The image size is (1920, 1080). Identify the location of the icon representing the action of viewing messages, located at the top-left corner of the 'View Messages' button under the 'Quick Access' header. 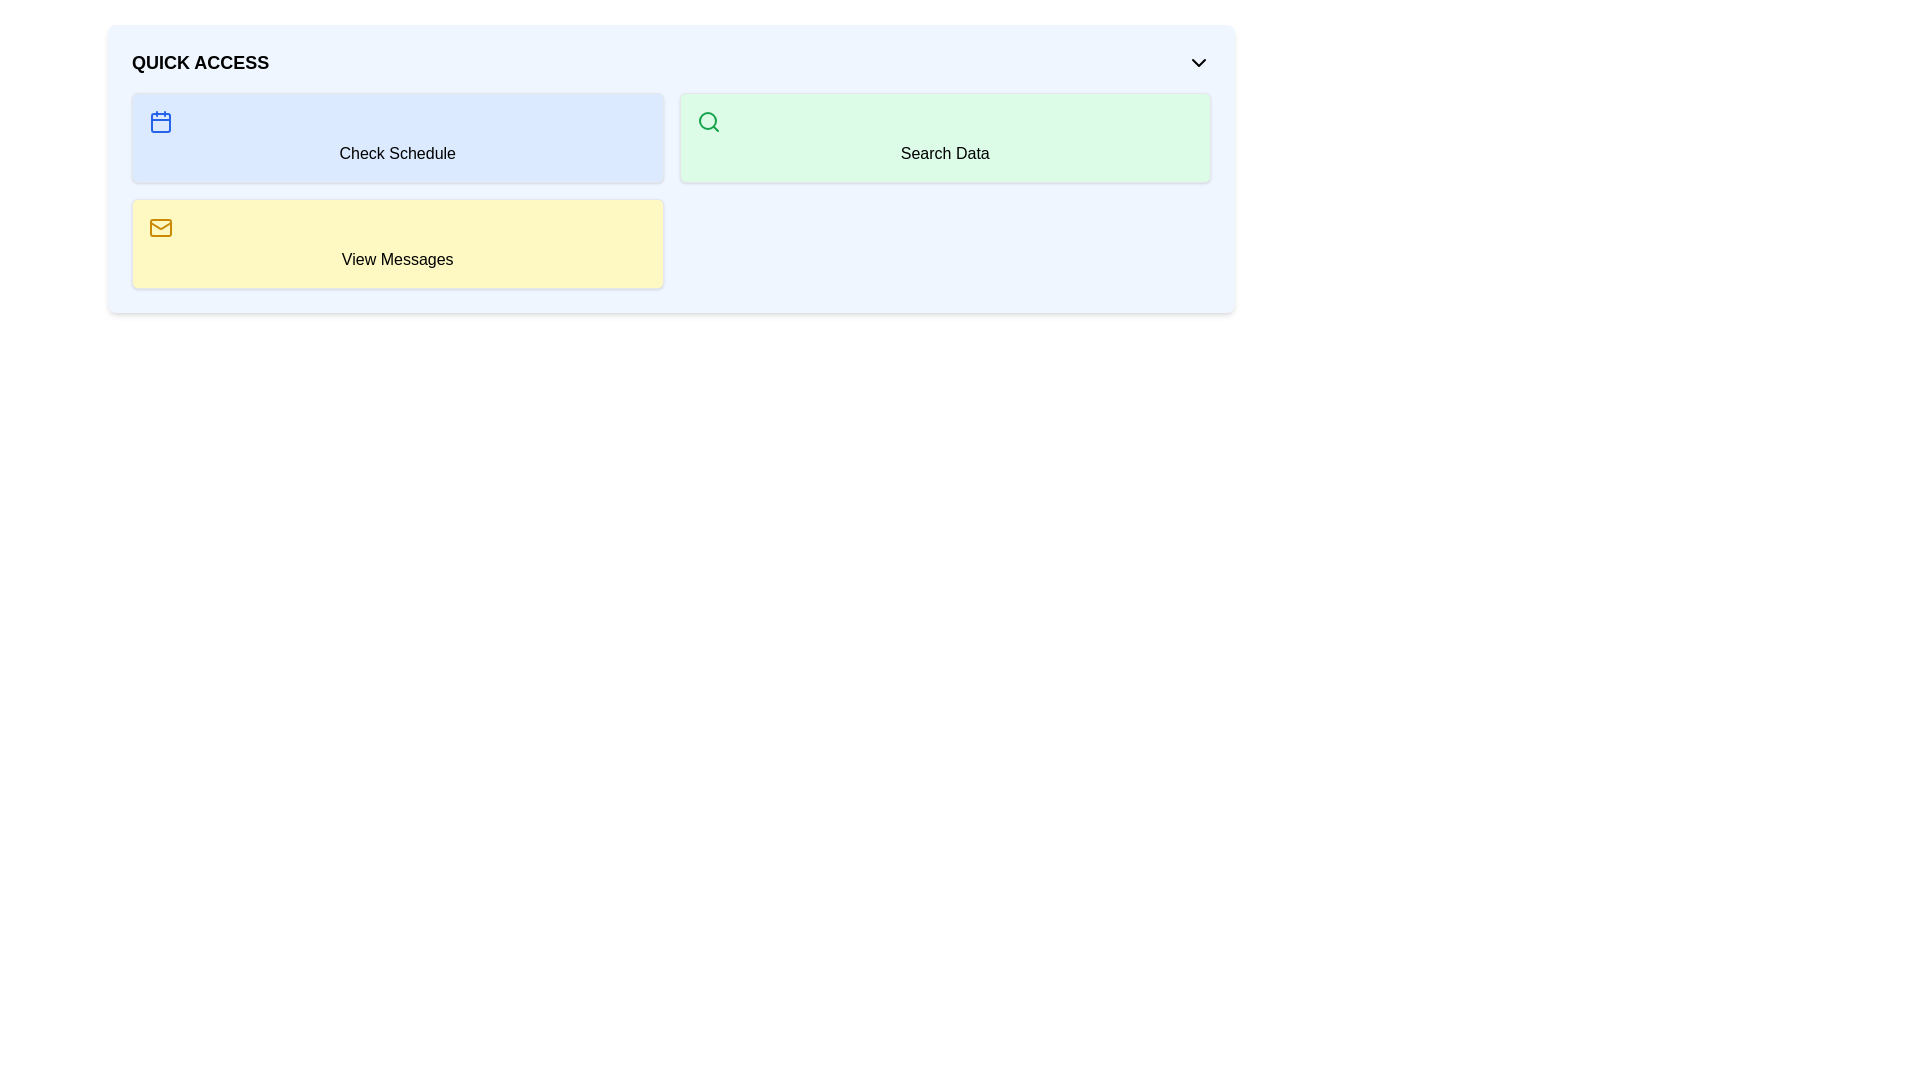
(161, 226).